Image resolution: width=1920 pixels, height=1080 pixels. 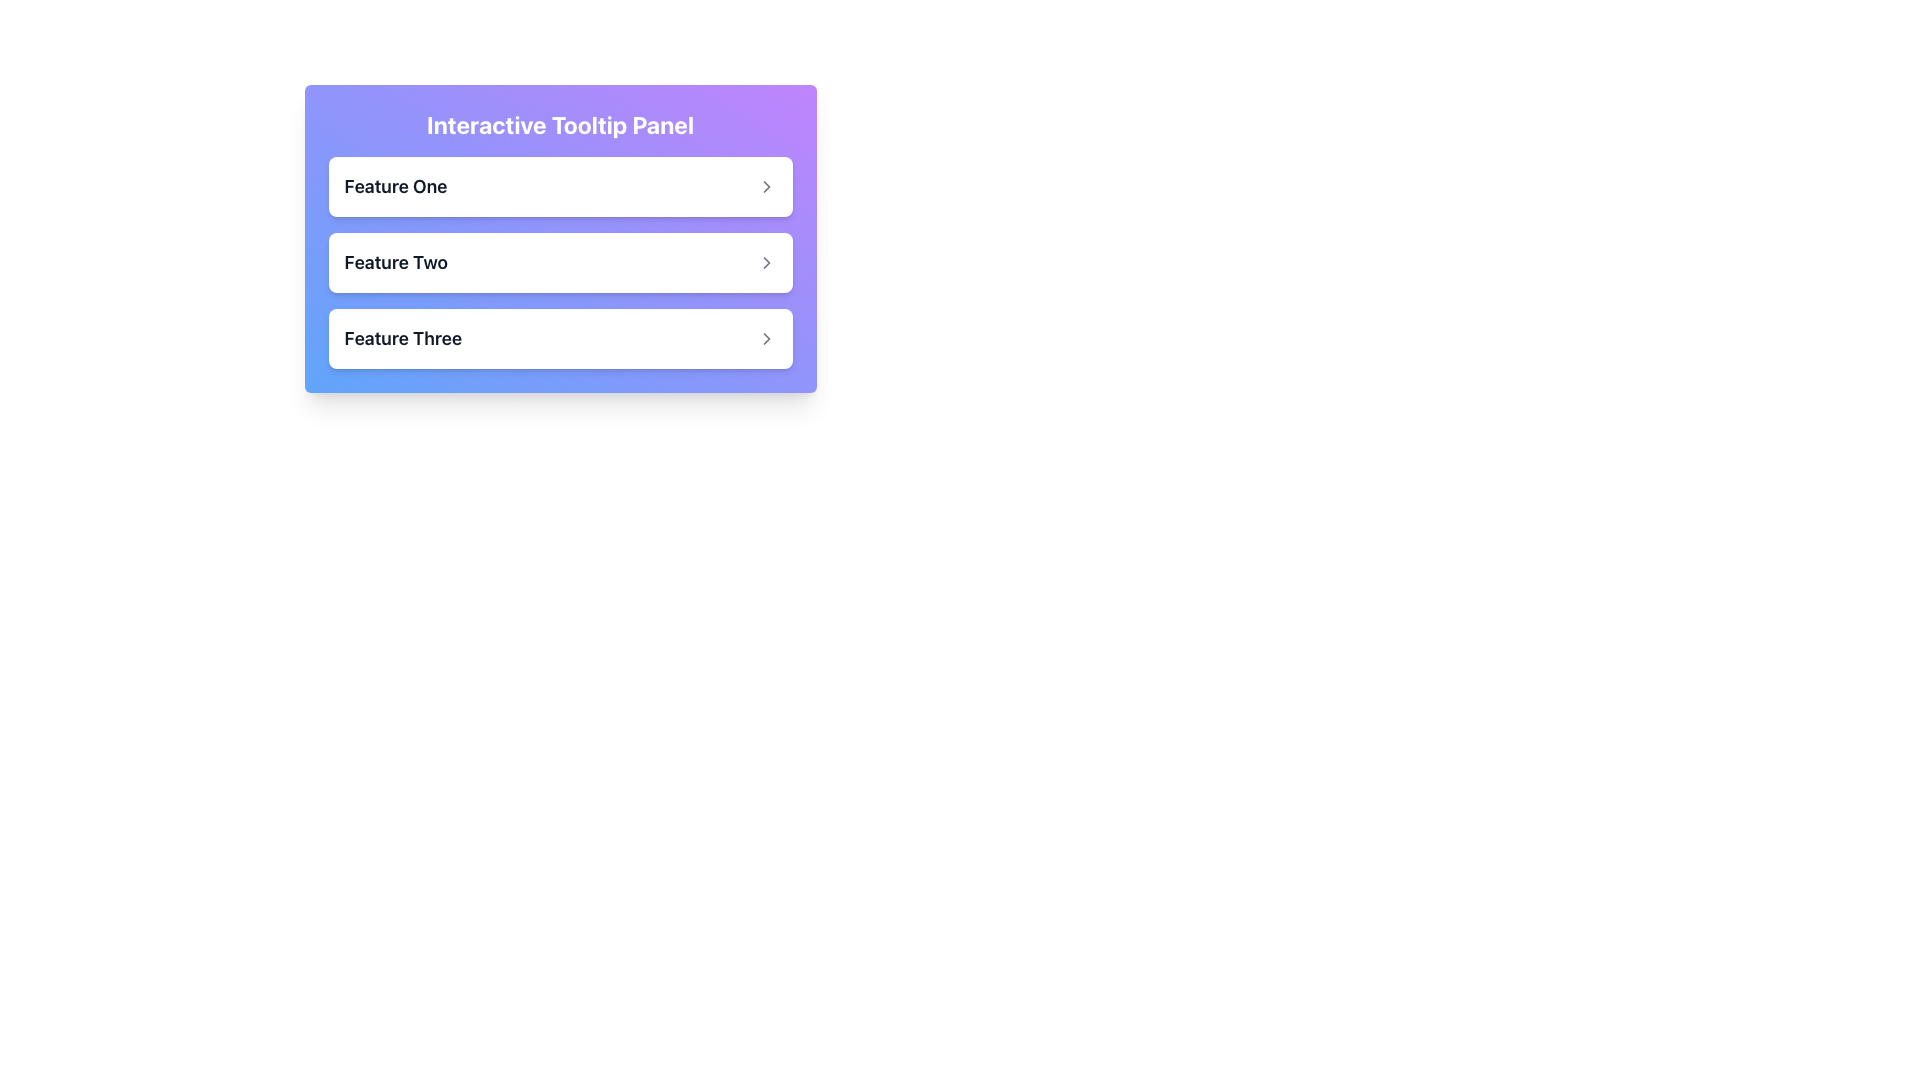 I want to click on the rightward-pointing chevron arrow icon located in the second button of the list within the tooltip panel, so click(x=765, y=261).